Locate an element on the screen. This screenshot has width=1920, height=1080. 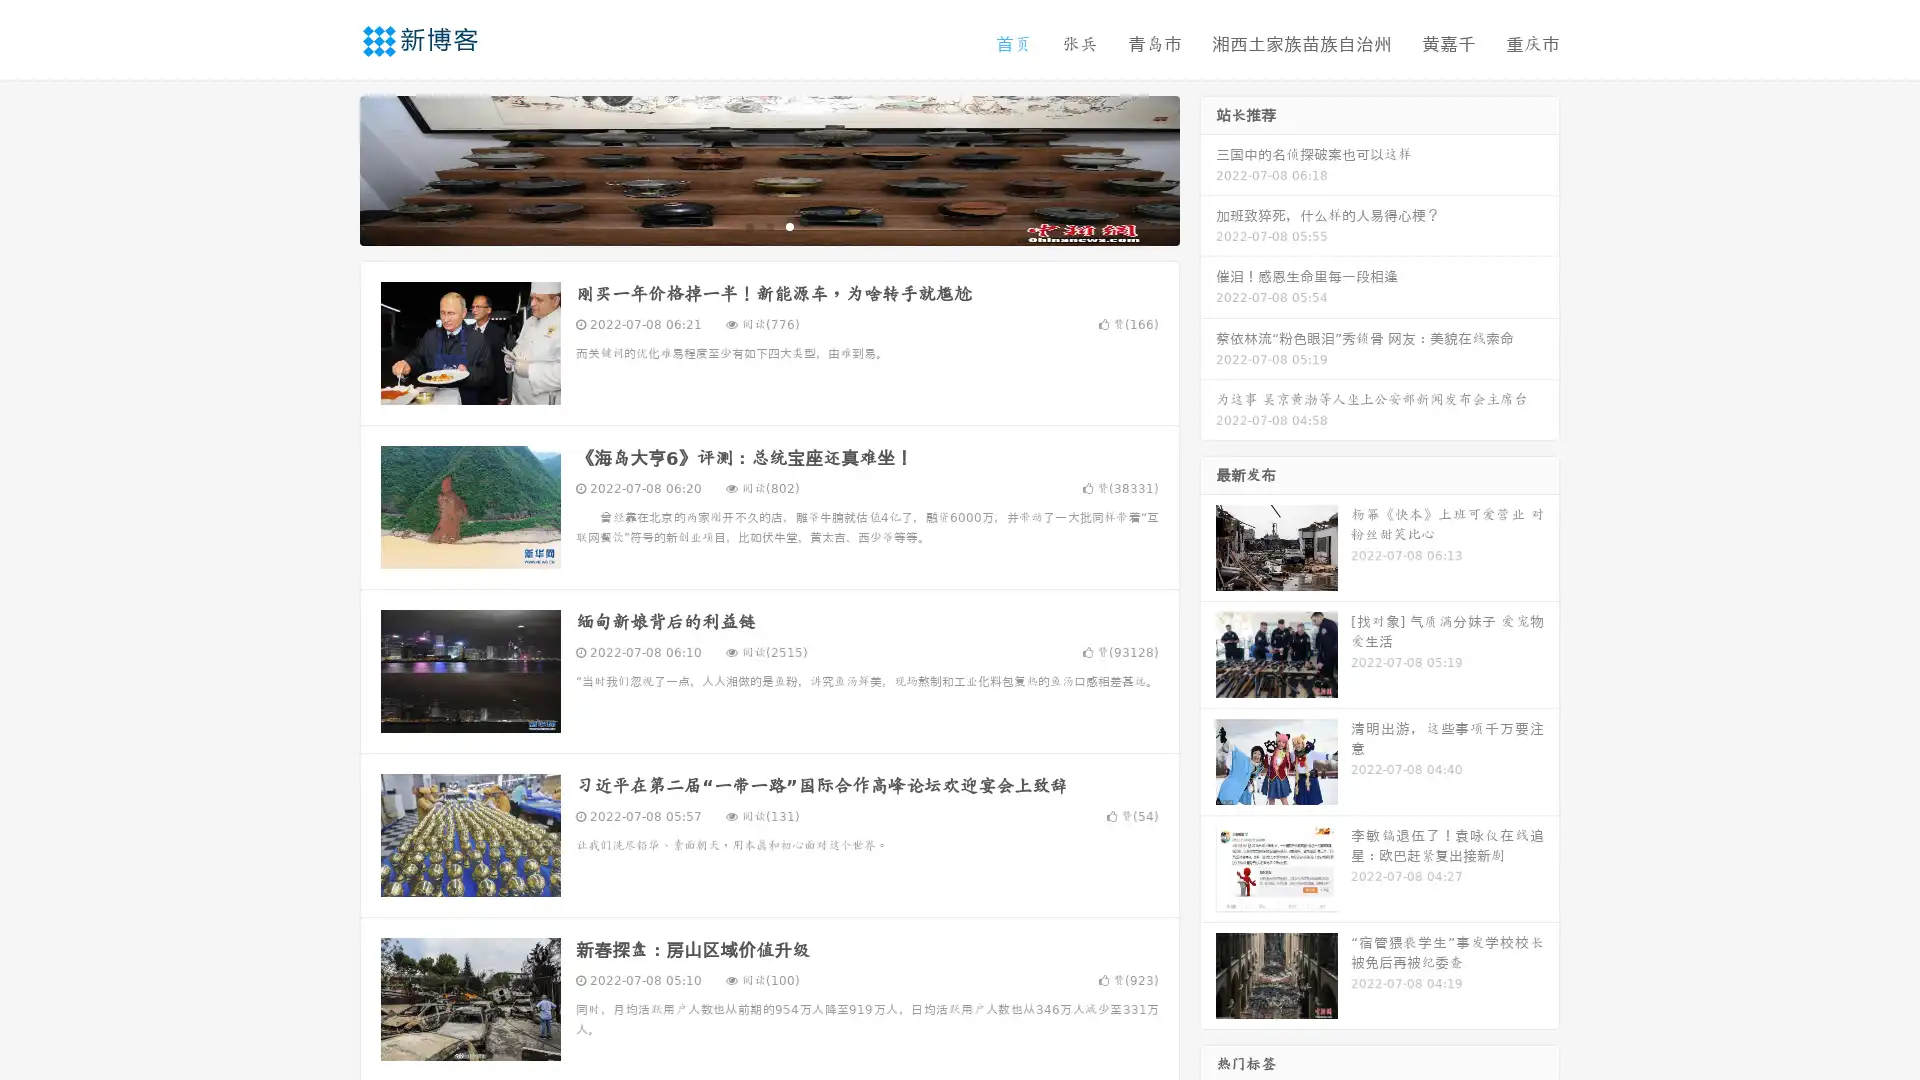
Go to slide 3 is located at coordinates (789, 225).